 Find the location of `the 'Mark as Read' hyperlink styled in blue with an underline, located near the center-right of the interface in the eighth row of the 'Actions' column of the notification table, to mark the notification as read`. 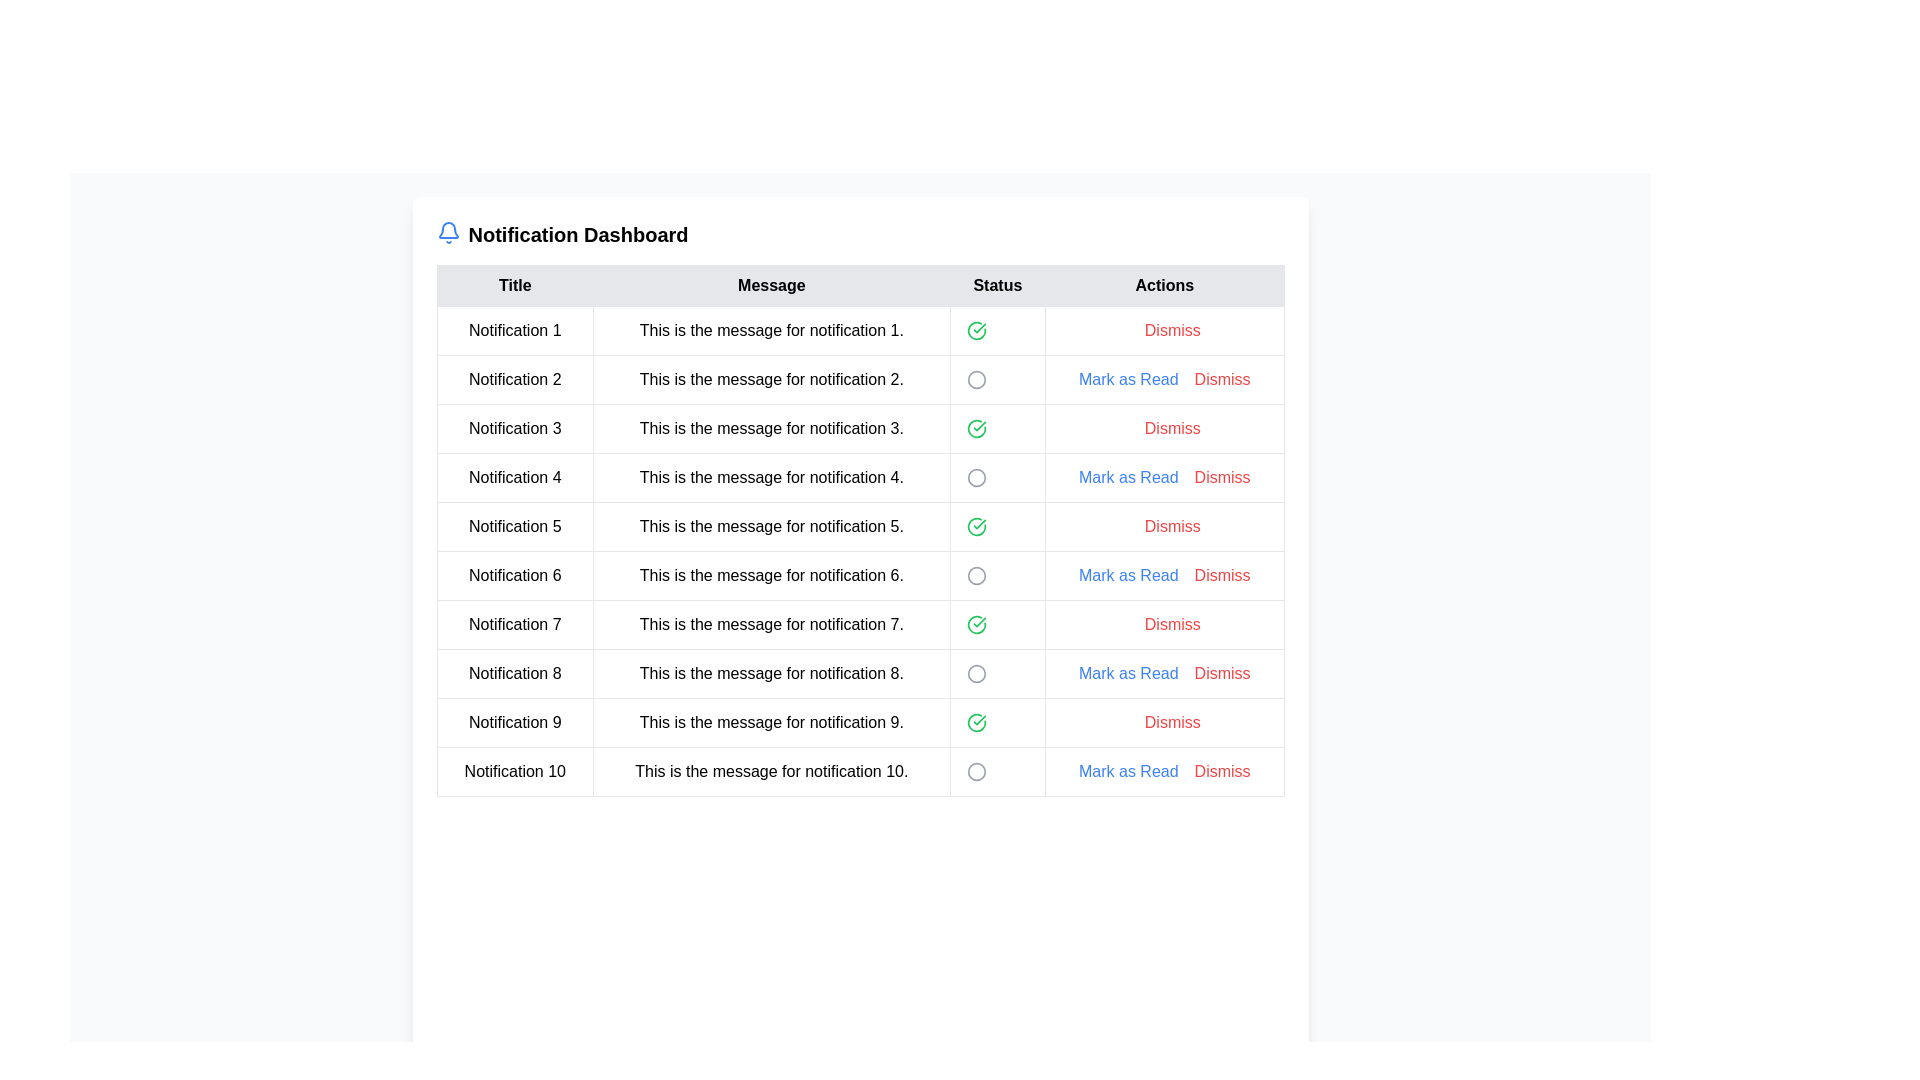

the 'Mark as Read' hyperlink styled in blue with an underline, located near the center-right of the interface in the eighth row of the 'Actions' column of the notification table, to mark the notification as read is located at coordinates (1128, 674).